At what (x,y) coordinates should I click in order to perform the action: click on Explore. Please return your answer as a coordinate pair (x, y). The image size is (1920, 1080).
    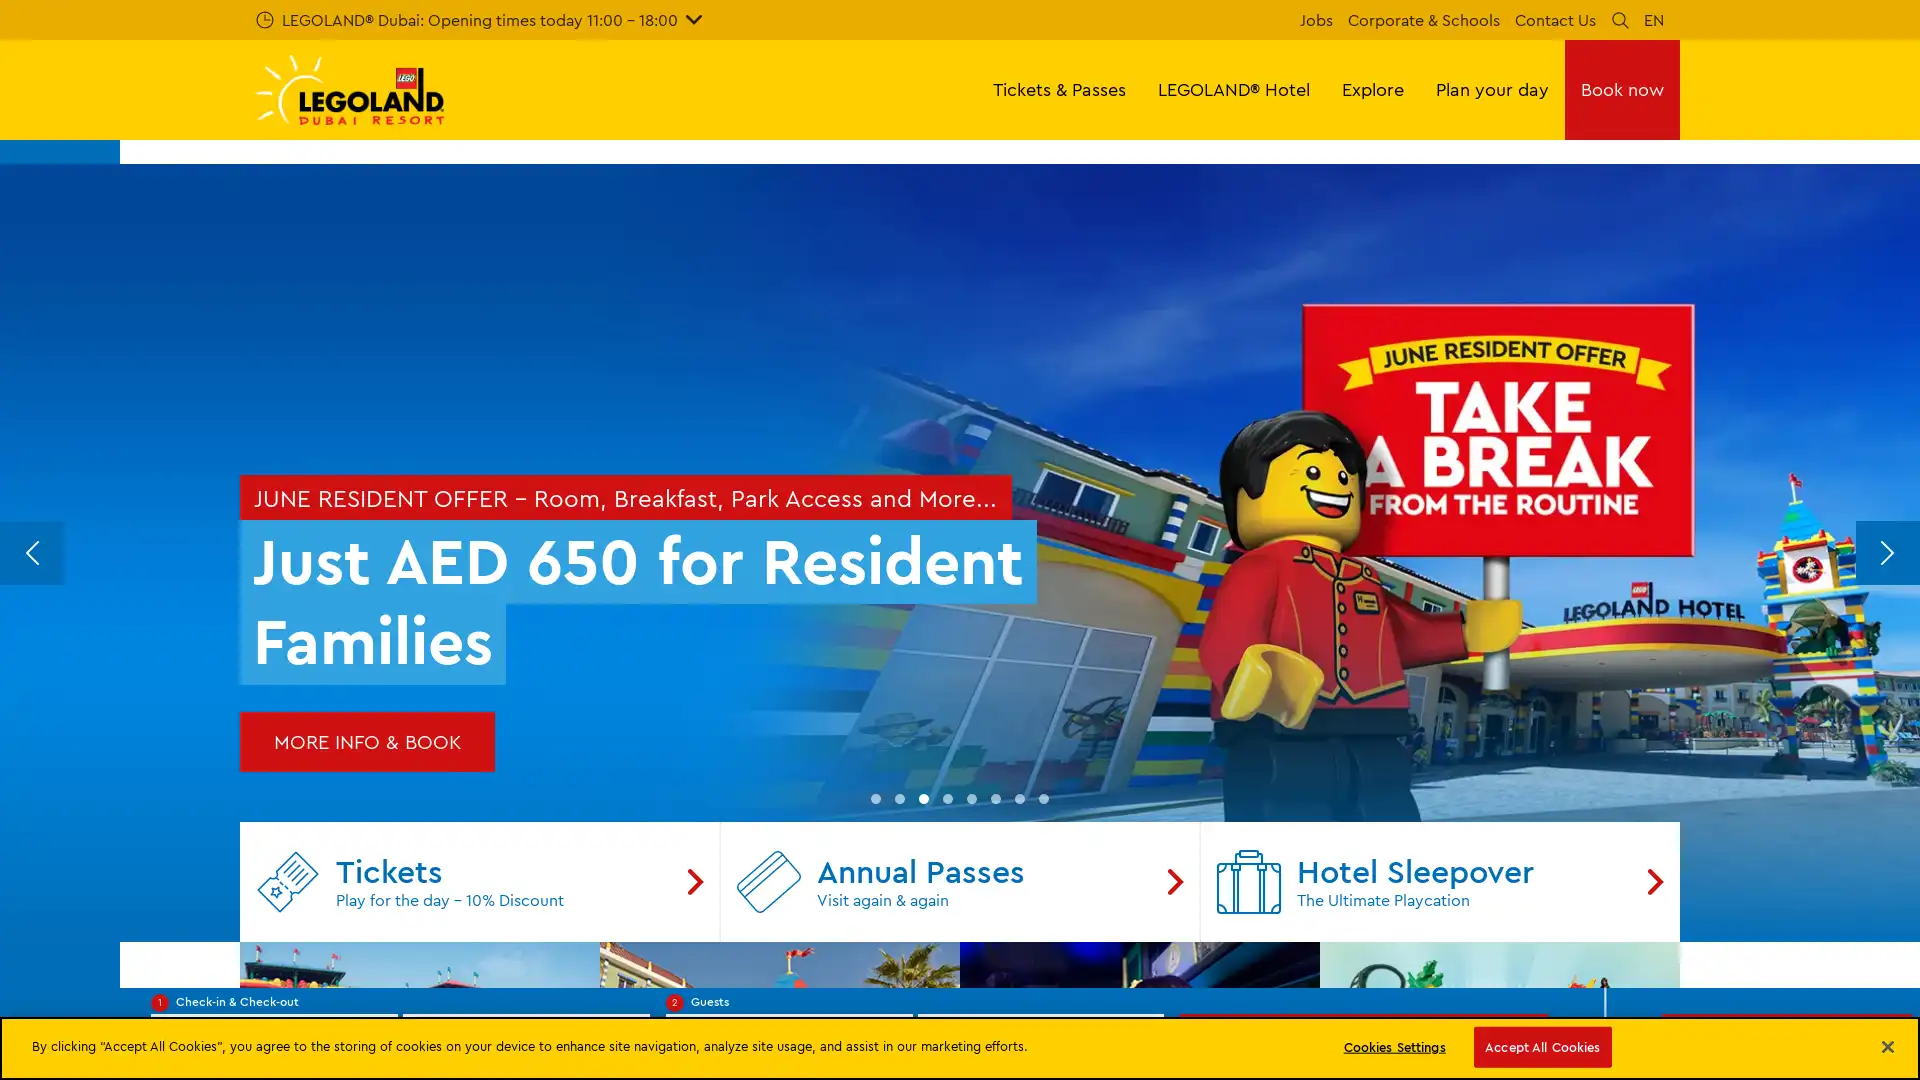
    Looking at the image, I should click on (1371, 88).